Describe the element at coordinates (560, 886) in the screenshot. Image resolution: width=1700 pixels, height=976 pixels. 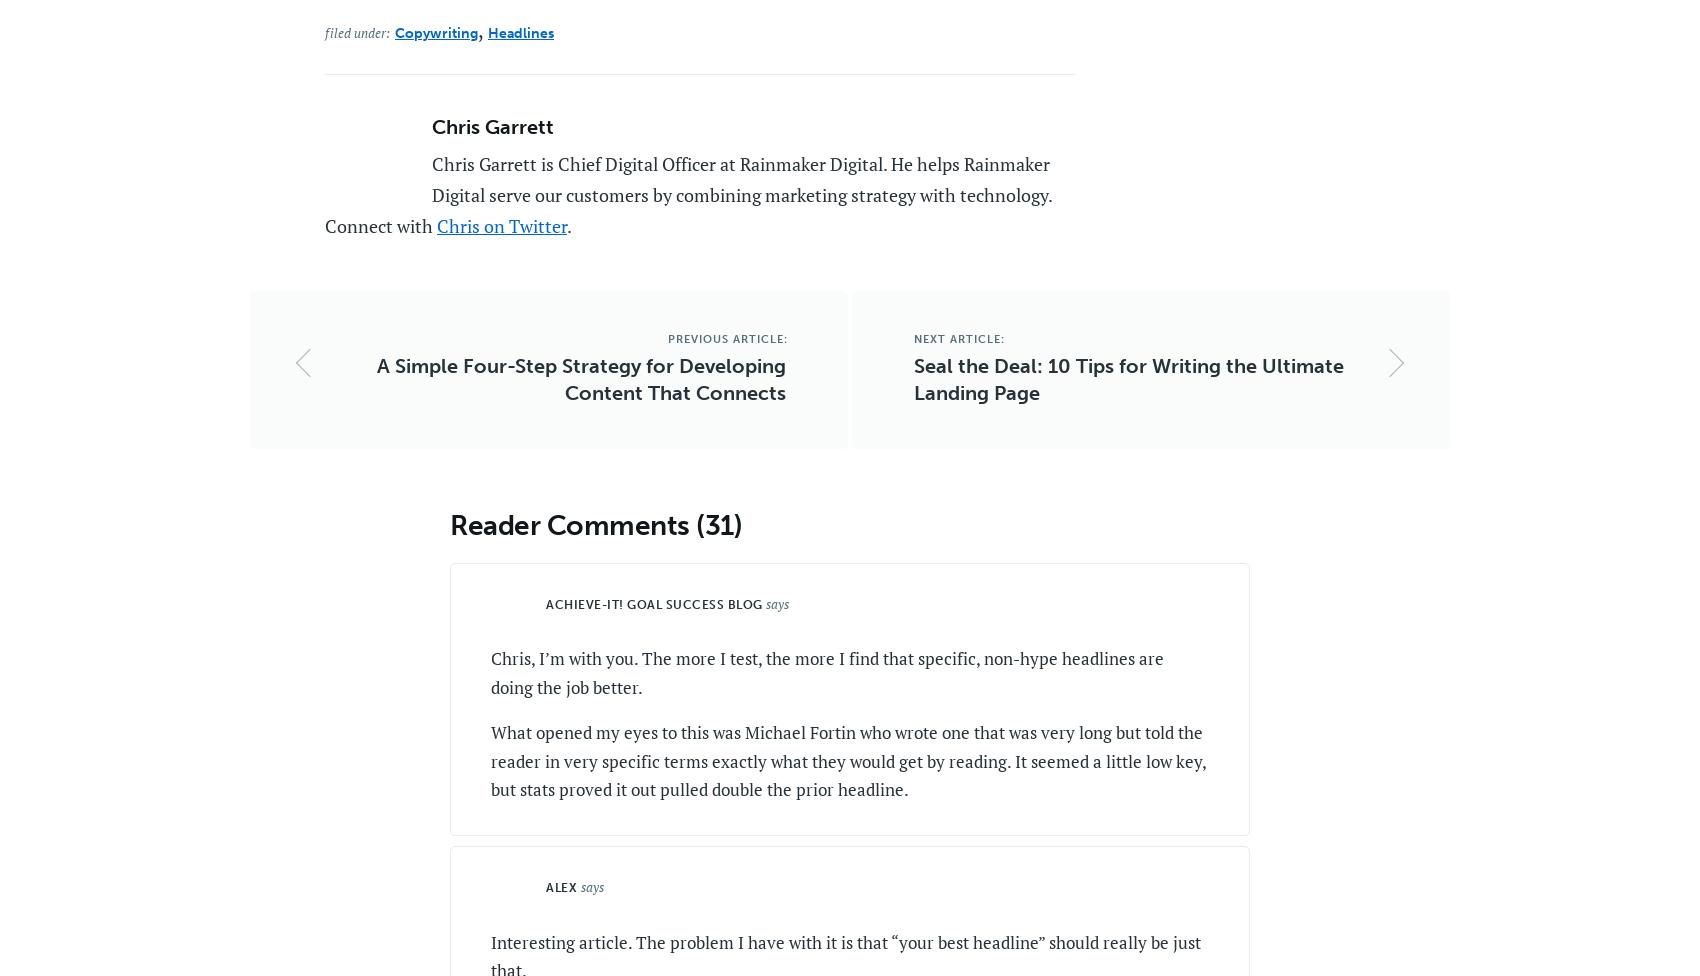
I see `'Alex'` at that location.